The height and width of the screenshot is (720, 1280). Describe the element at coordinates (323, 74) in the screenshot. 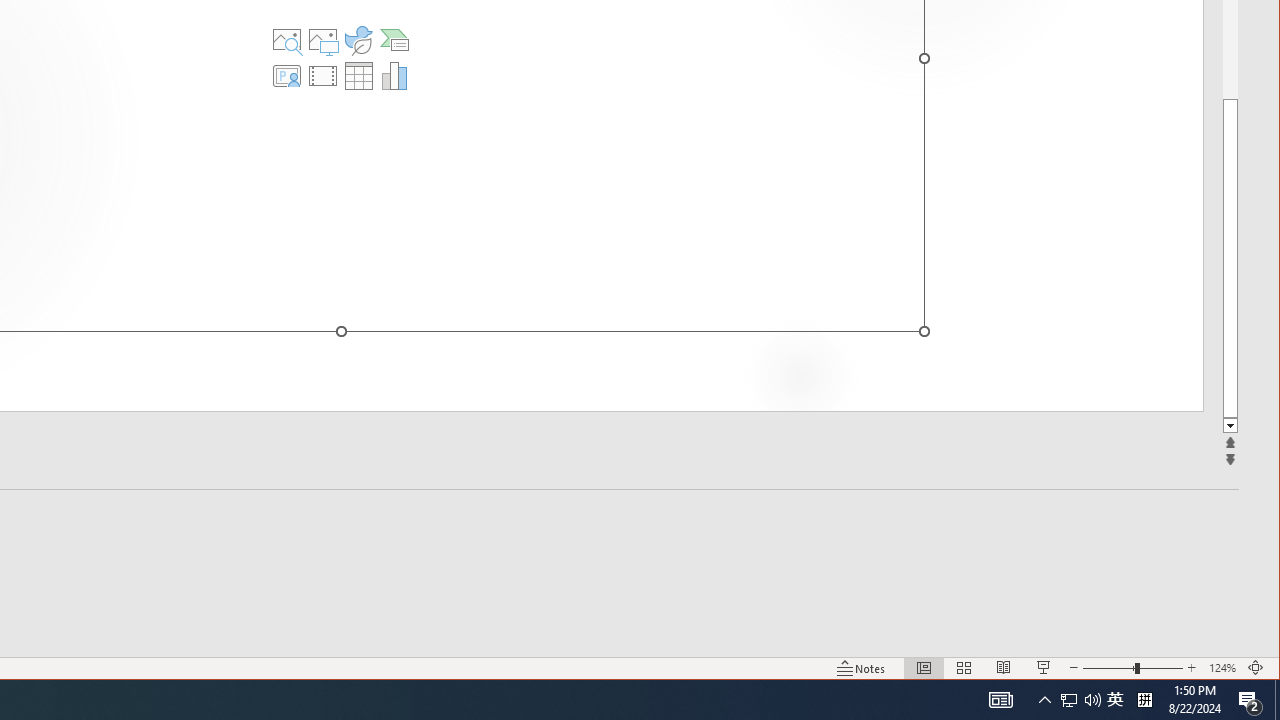

I see `'Insert Video'` at that location.